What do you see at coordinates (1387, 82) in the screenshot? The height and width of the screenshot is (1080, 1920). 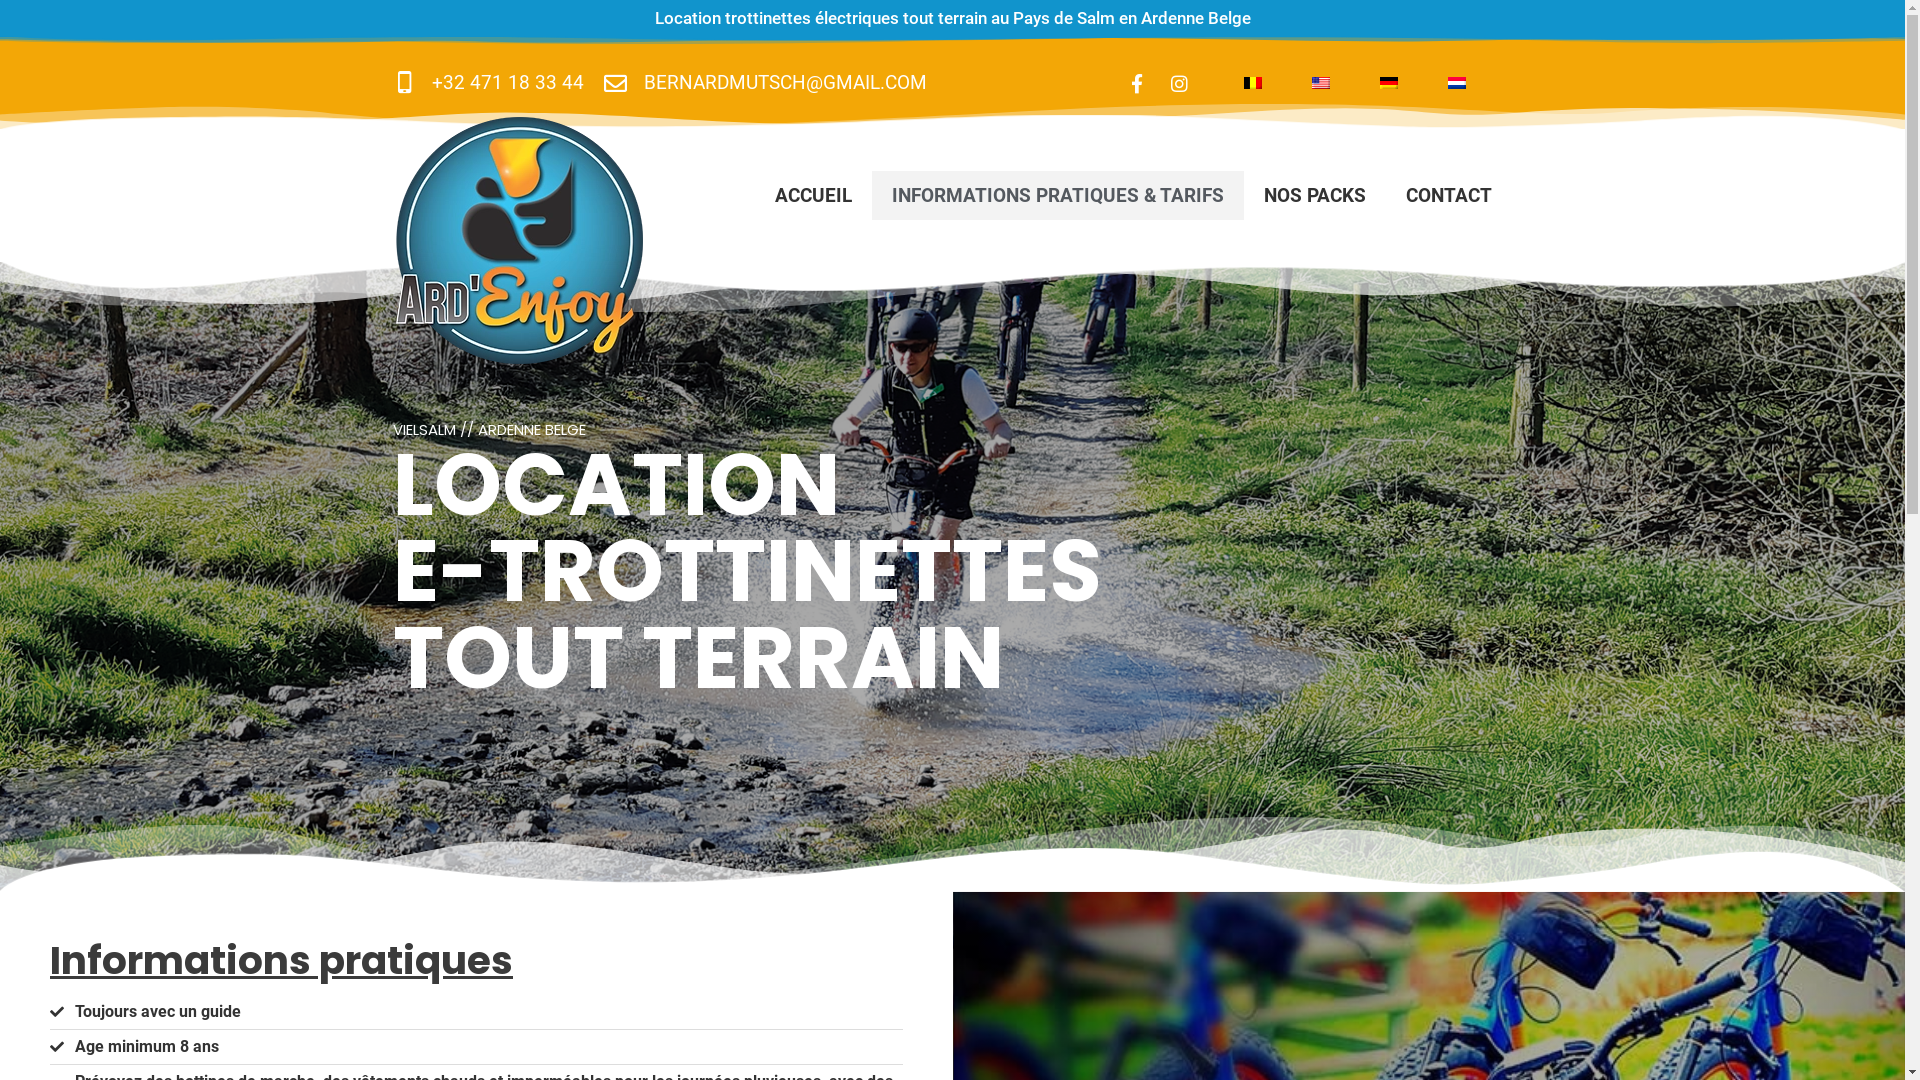 I see `'German'` at bounding box center [1387, 82].